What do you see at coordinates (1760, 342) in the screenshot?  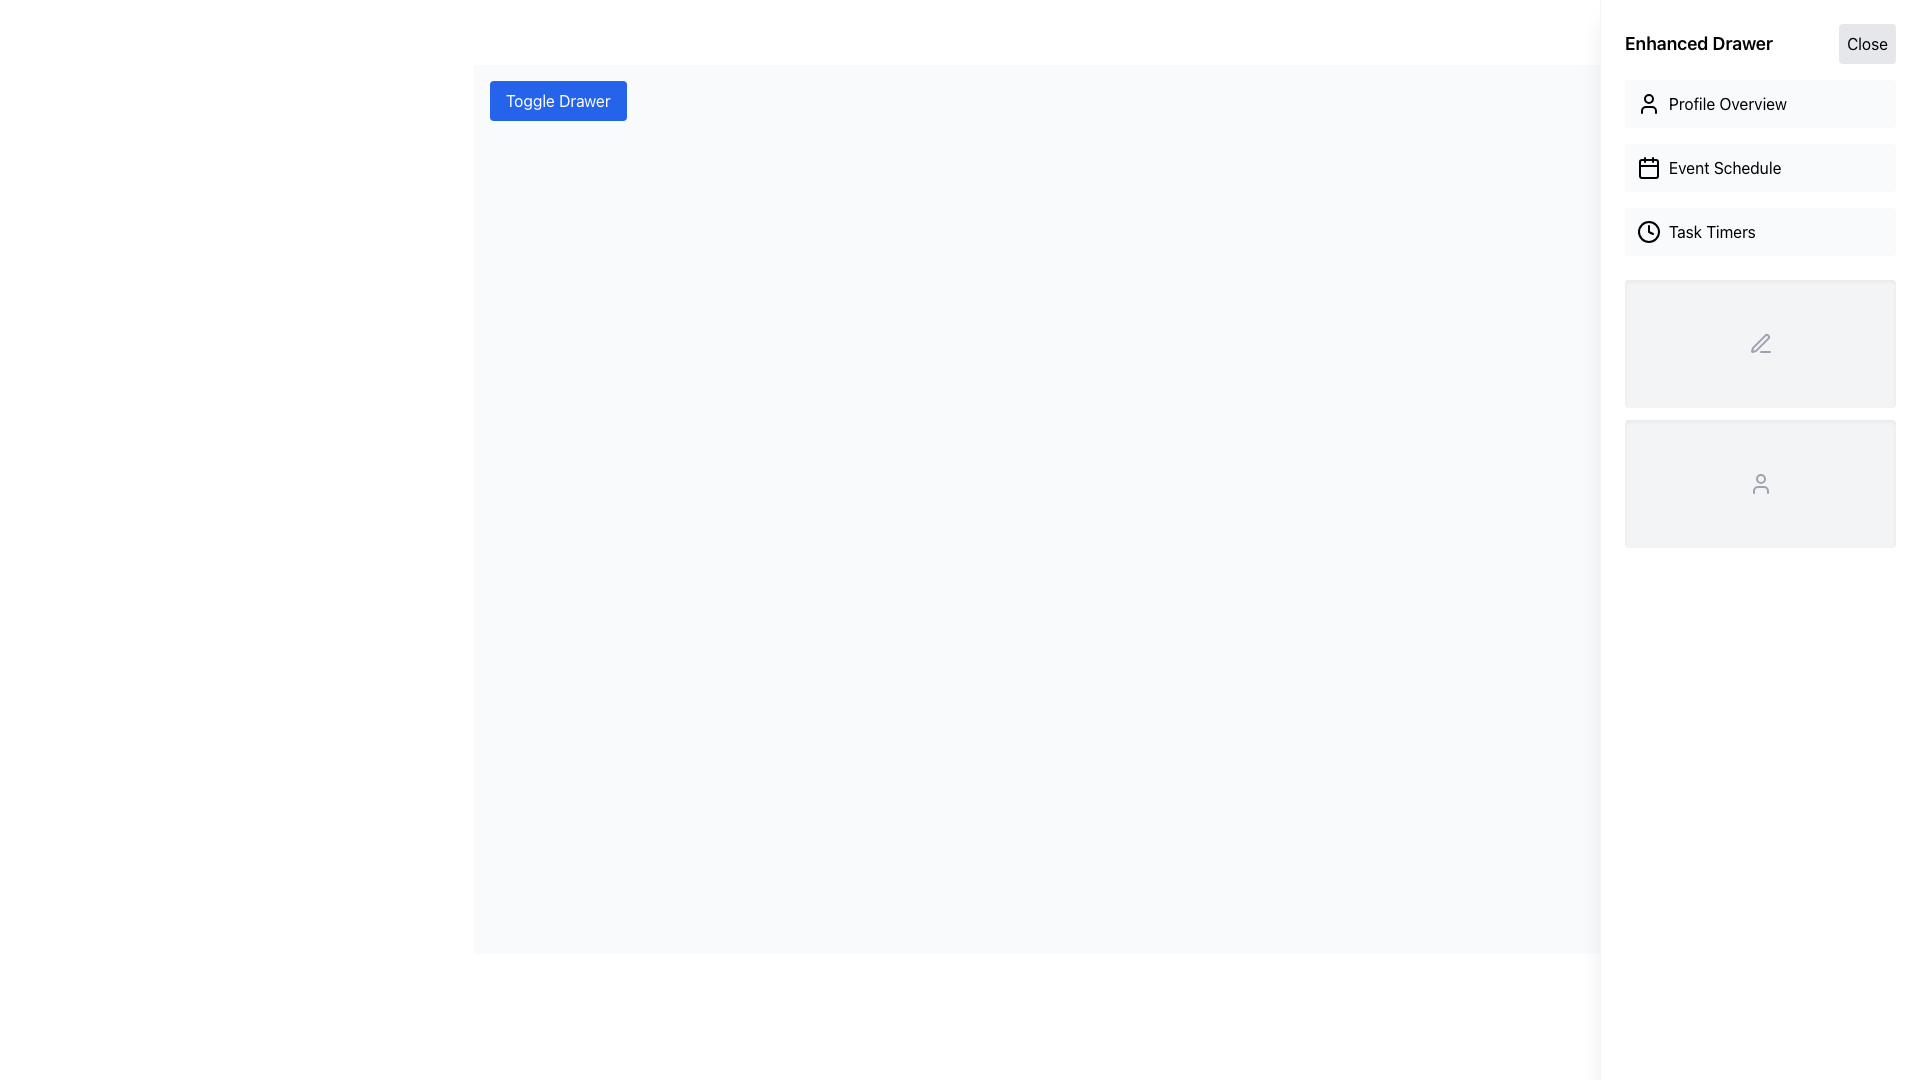 I see `the gray pen icon located in the second last section of the right-hand side panel labeled 'Enhanced Drawer'` at bounding box center [1760, 342].